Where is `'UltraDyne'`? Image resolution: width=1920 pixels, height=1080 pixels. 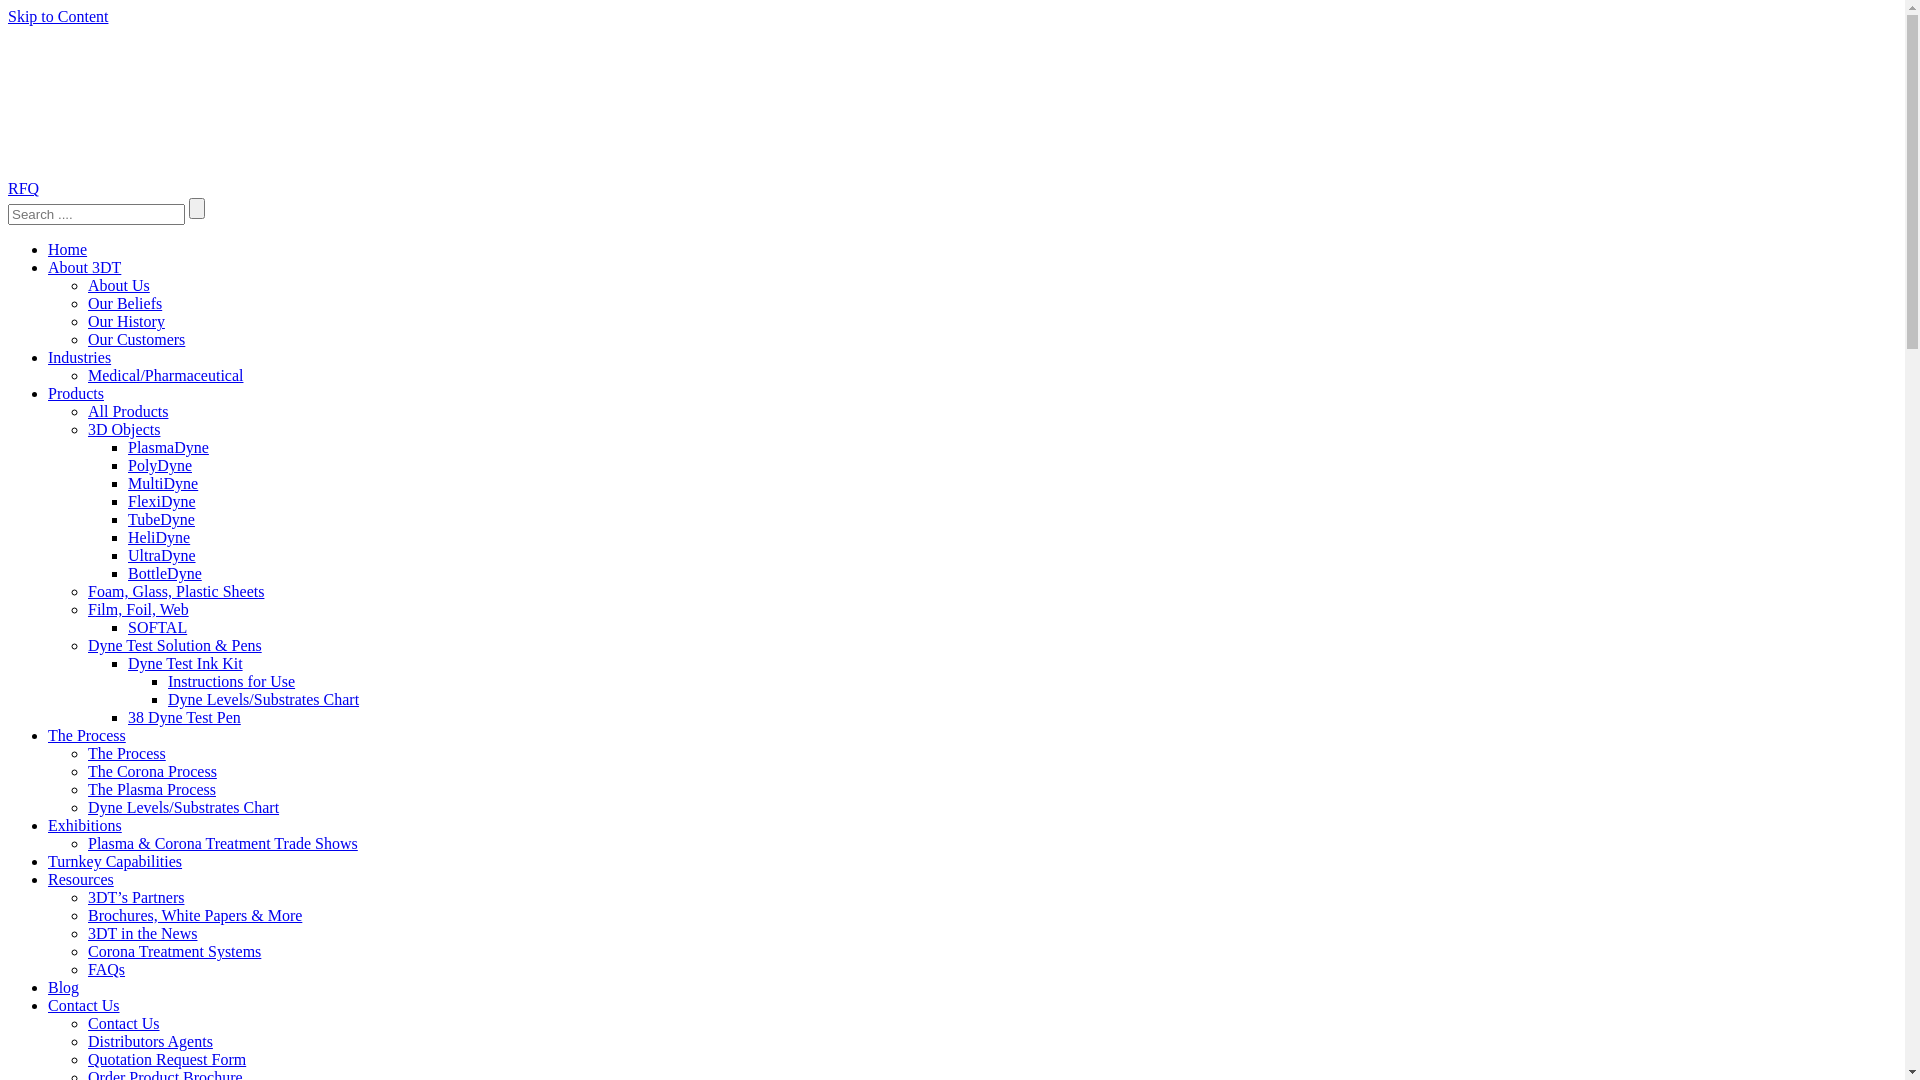
'UltraDyne' is located at coordinates (162, 555).